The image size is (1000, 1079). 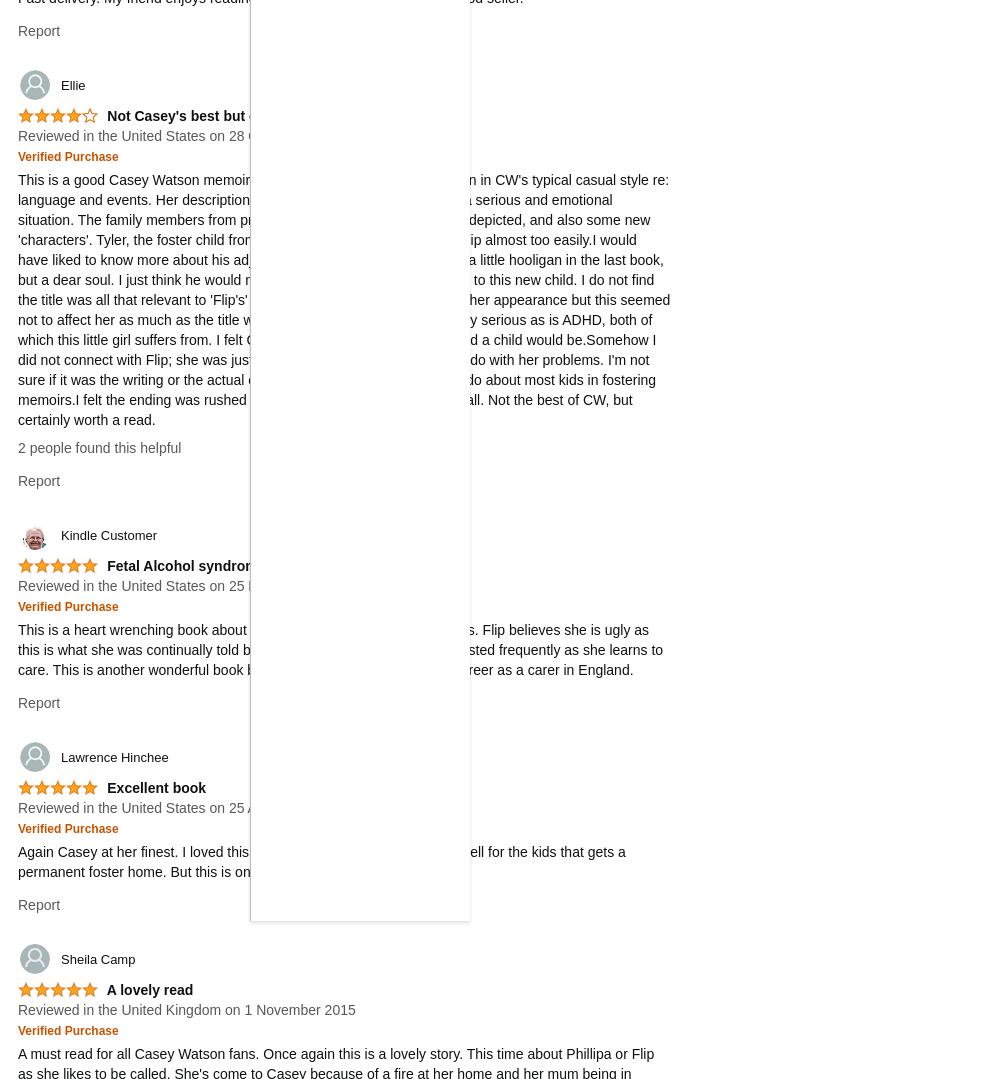 What do you see at coordinates (343, 298) in the screenshot?
I see `'This is a good Casey Watson memoir. I enjoyed reading it, and it is written in CW's typical casual style re: language and events. Her descriptions can be humorous in the midst of a serious and emotional situation. The family members from previous books are  present and well-depicted, and also  some new 'characters'. Tyler, the foster child from the last book, learned to accept Flip almost too easily.I would have liked to know more about his adjustment to long-term care- he was a little hooligan in the last book, but a dear soul. I just think he would not be so compliant and affectionate to this new child. I do not find the title was all that relevant to 'Flip's'  case. She did have a problem with  her appearance but this seemed not to affect her as much as the title would imply. As well, FAS can  be very serious as is  ADHD, both of which this little girl suffers from. I felt Casey glossed over just how affected a child would be.Somehow I did not connect with Flip; she was just not too likable- this had nothing to do with her problems. I'm not sure if it was the writing or the actual child or why I did not feel  the way I do about most kids in fostering memoirs.I felt the ending was rushed  with the best possible outcome for all. Not the best of CW, but certainly worth a  read.'` at bounding box center [343, 298].